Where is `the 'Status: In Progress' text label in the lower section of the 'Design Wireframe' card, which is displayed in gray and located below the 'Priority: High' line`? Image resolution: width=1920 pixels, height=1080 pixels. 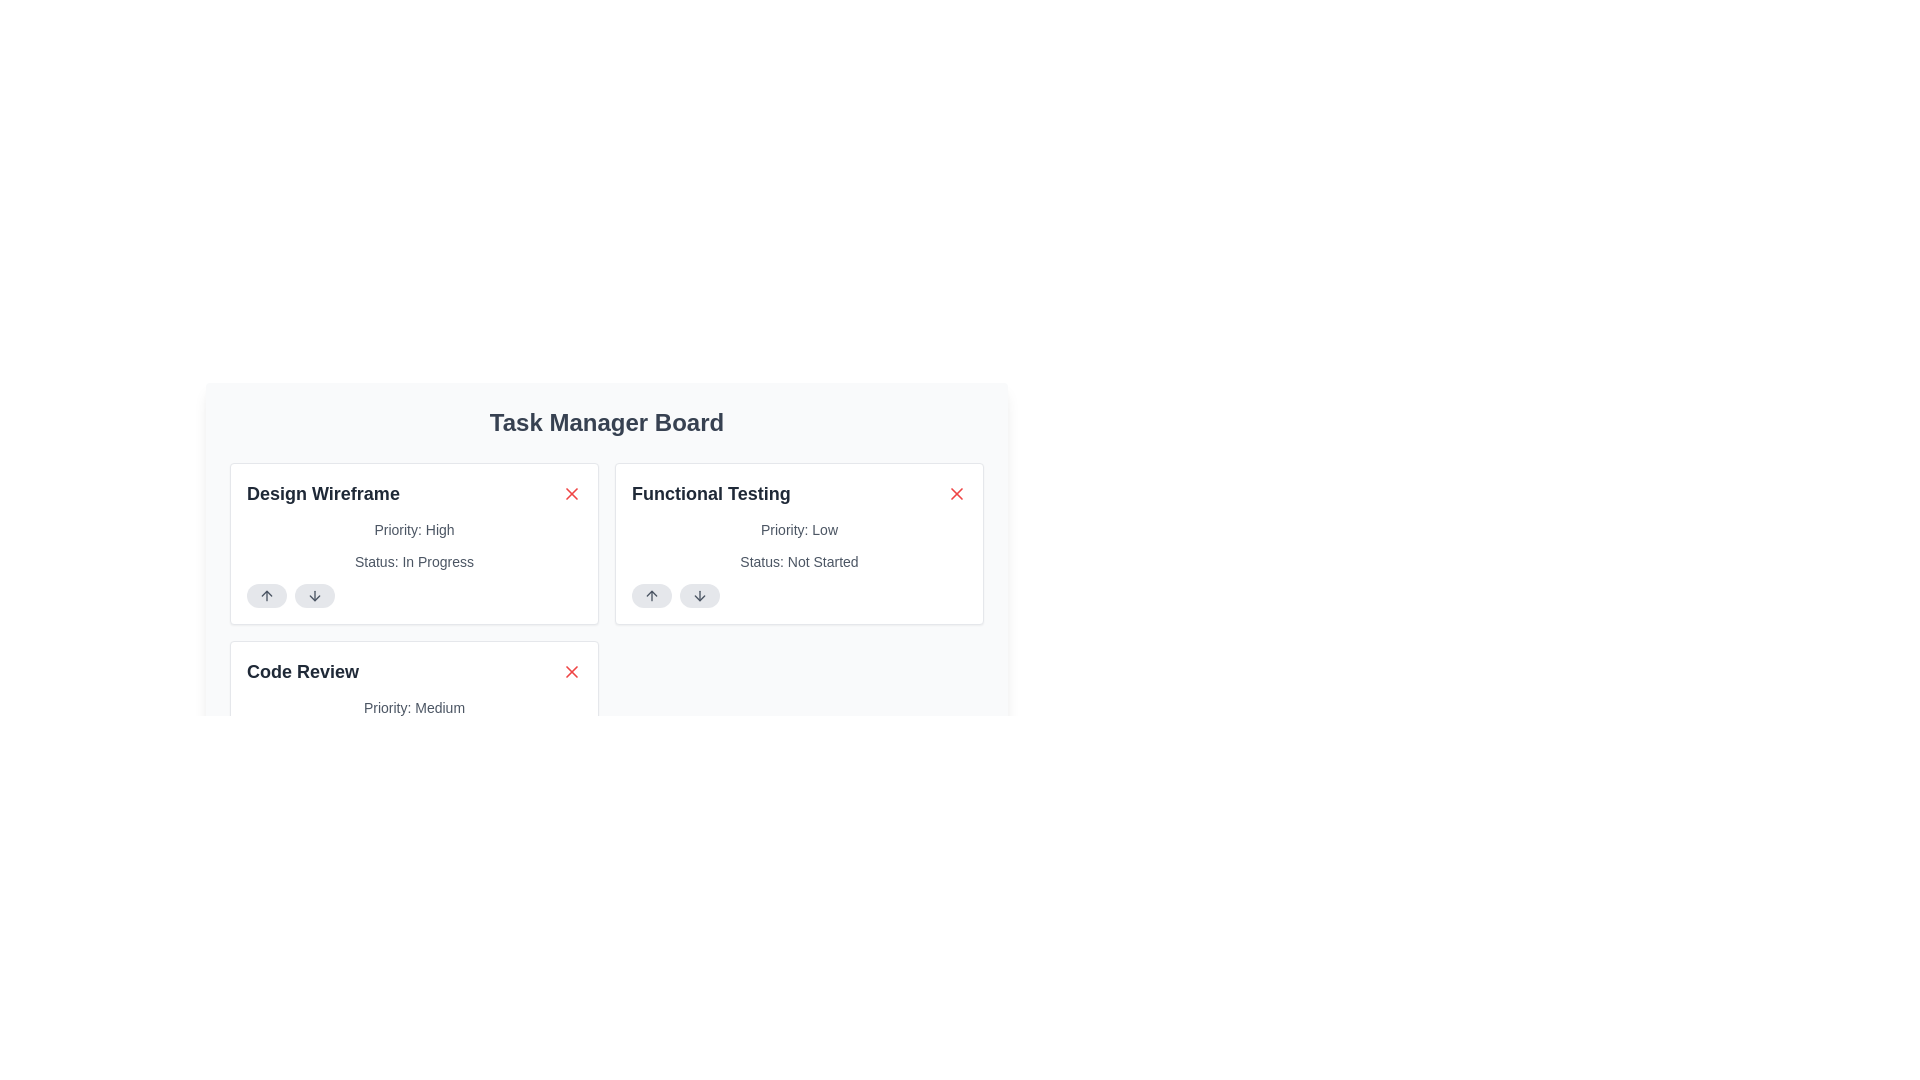 the 'Status: In Progress' text label in the lower section of the 'Design Wireframe' card, which is displayed in gray and located below the 'Priority: High' line is located at coordinates (413, 562).